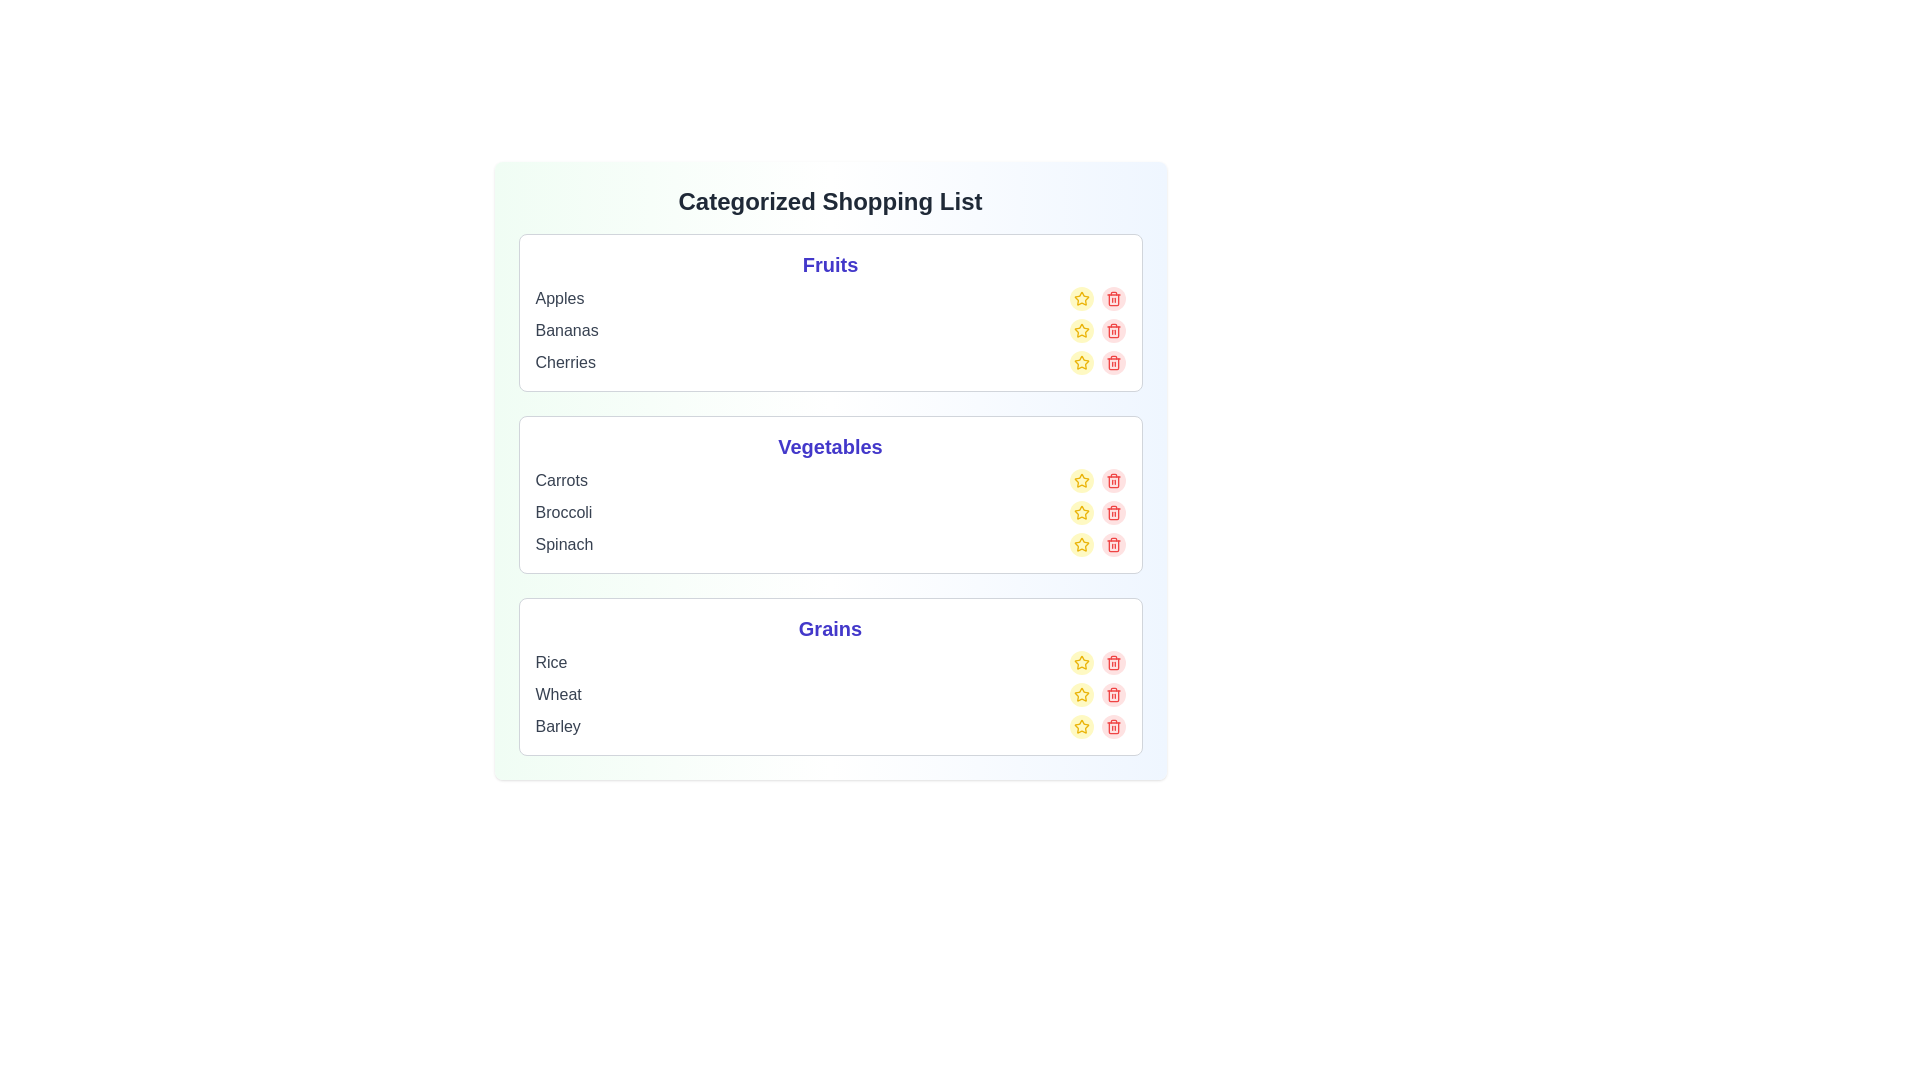 This screenshot has width=1920, height=1080. I want to click on the category title Vegetables to read its name, so click(830, 446).